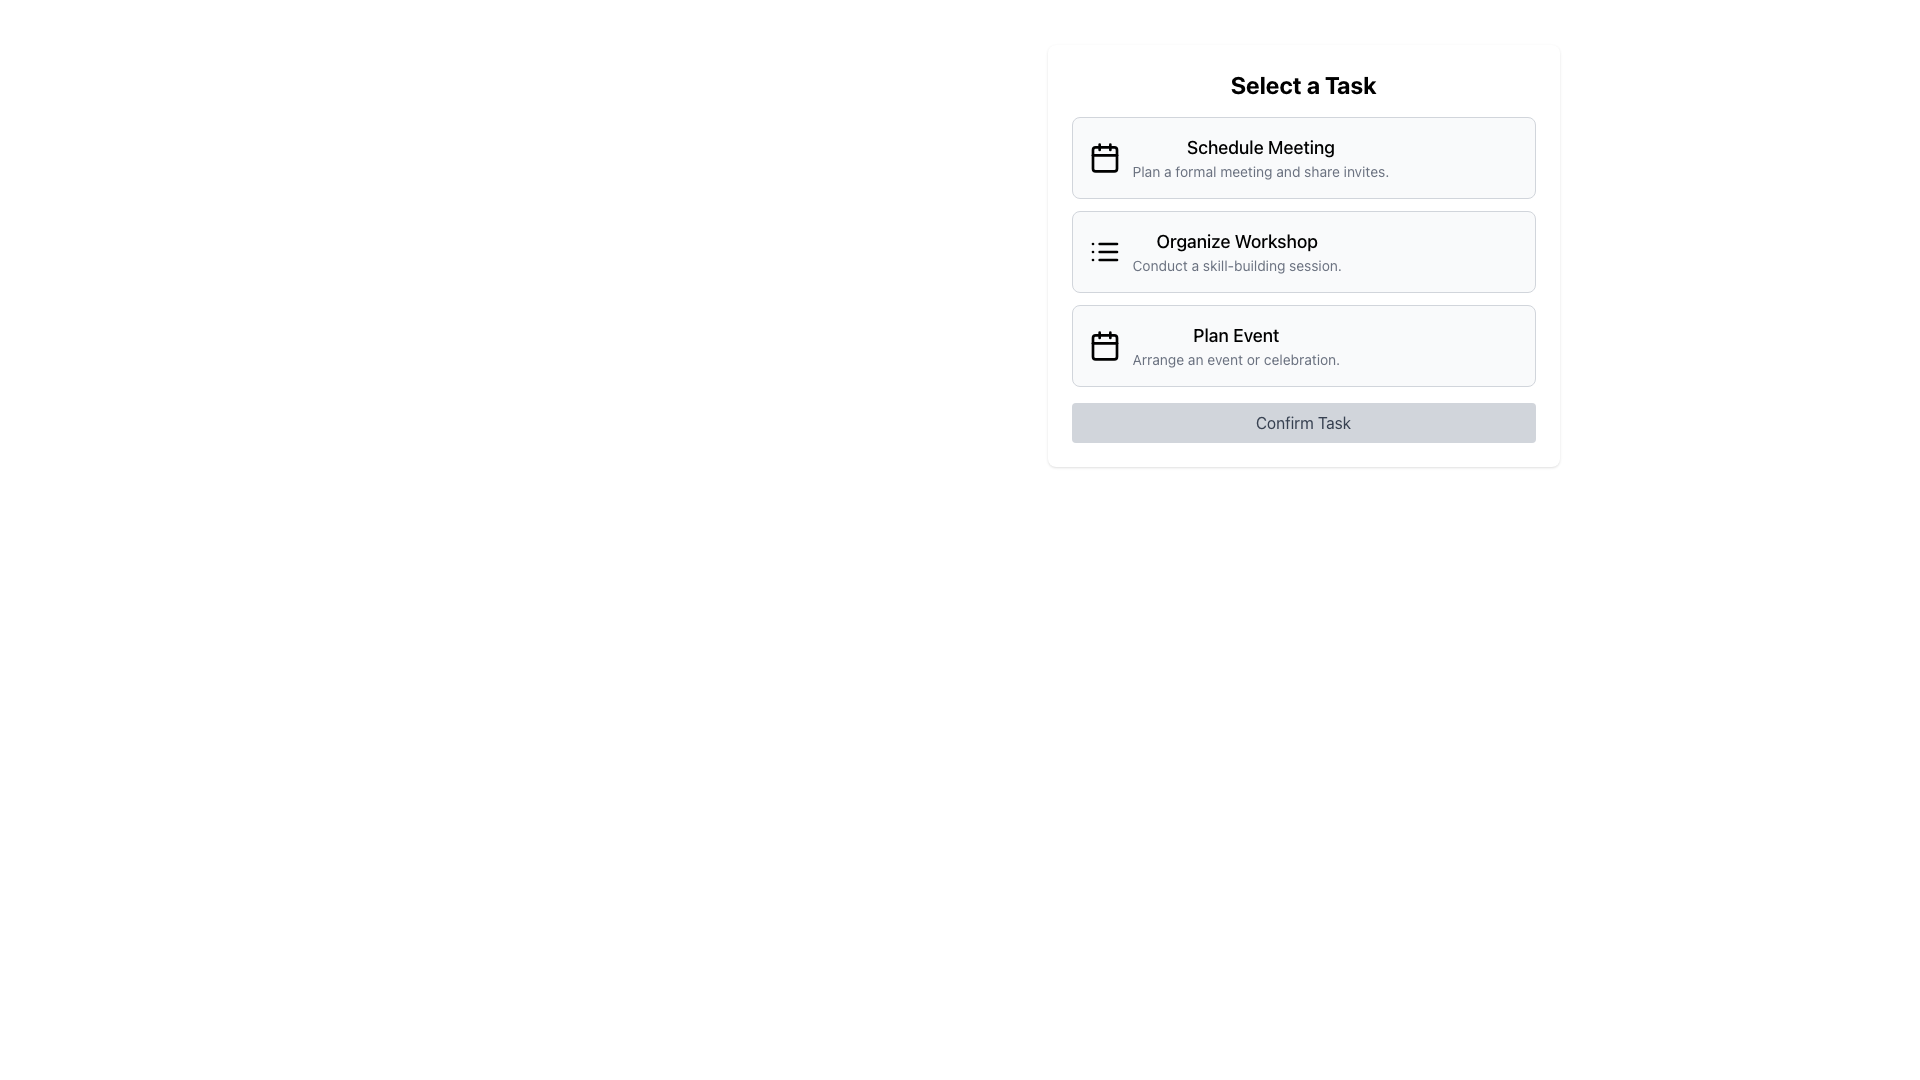 The image size is (1920, 1080). What do you see at coordinates (1303, 345) in the screenshot?
I see `the 'Plan Event' selectable card, which is the third card in a vertical list located between the 'Organize Workshop' card and the 'Confirm Task' button` at bounding box center [1303, 345].